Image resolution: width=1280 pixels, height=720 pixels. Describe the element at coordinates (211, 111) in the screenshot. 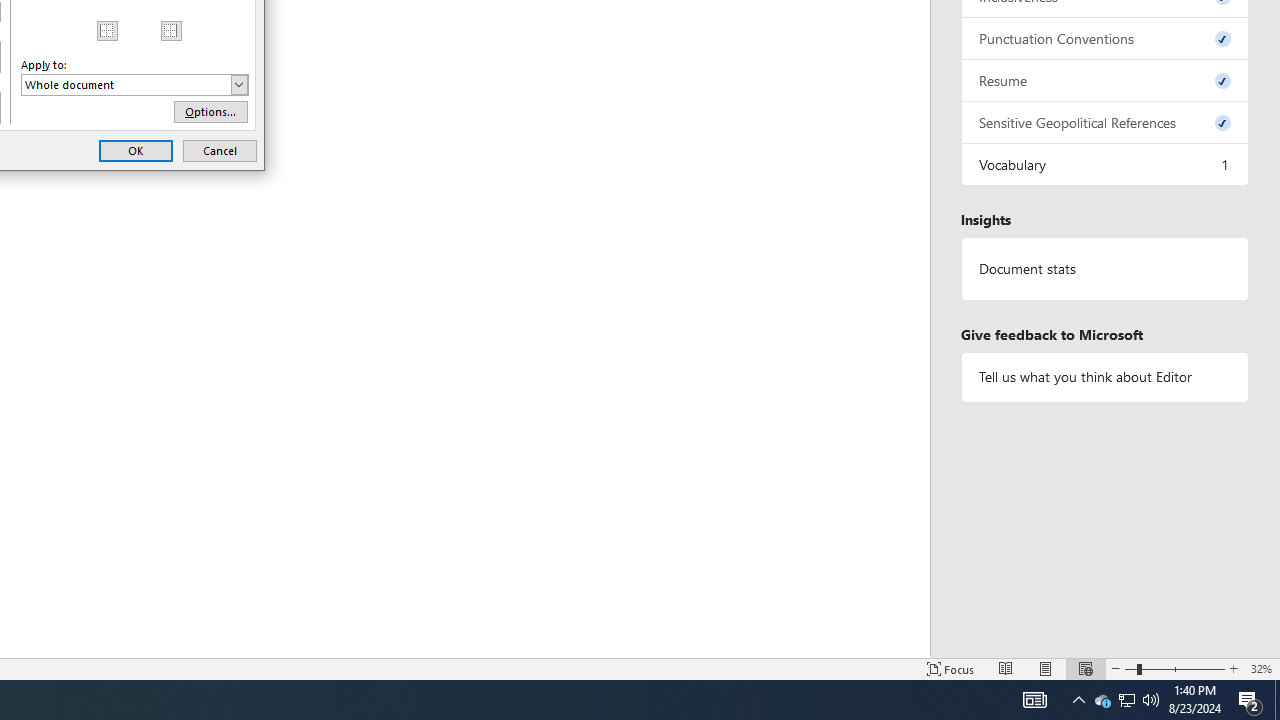

I see `'Options...'` at that location.